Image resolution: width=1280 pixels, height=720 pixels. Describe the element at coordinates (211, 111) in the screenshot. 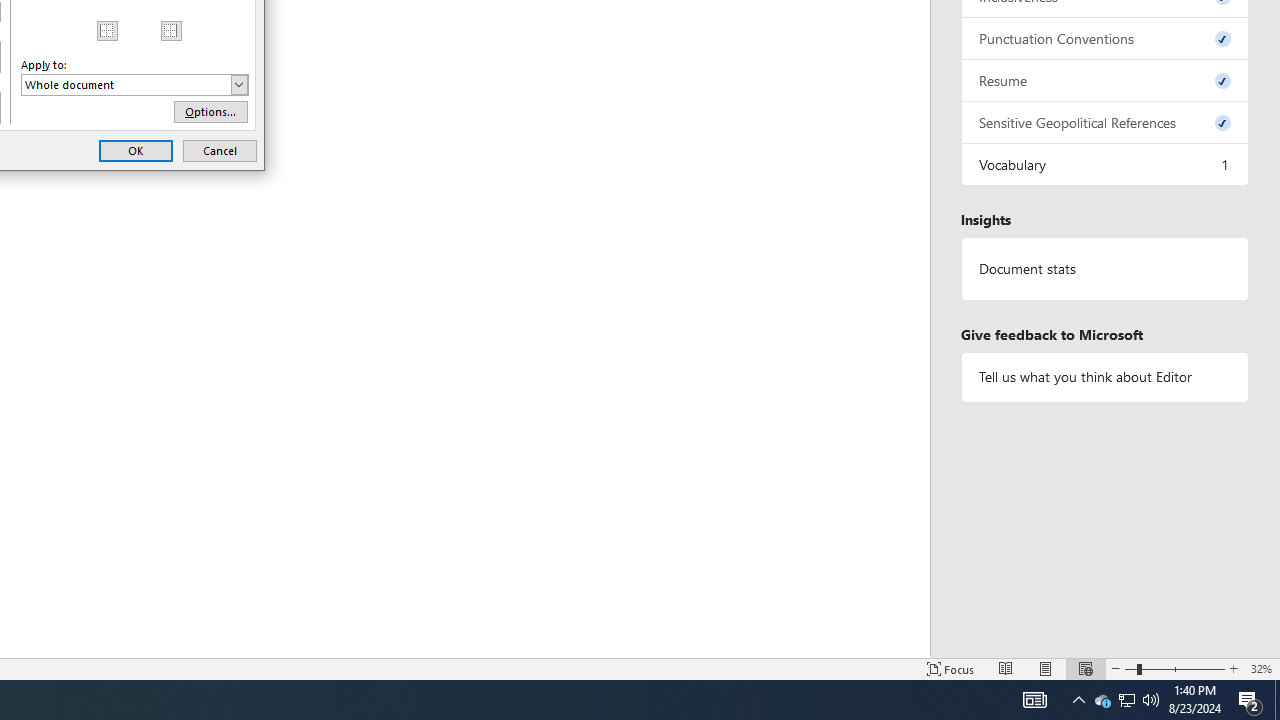

I see `'Options...'` at that location.